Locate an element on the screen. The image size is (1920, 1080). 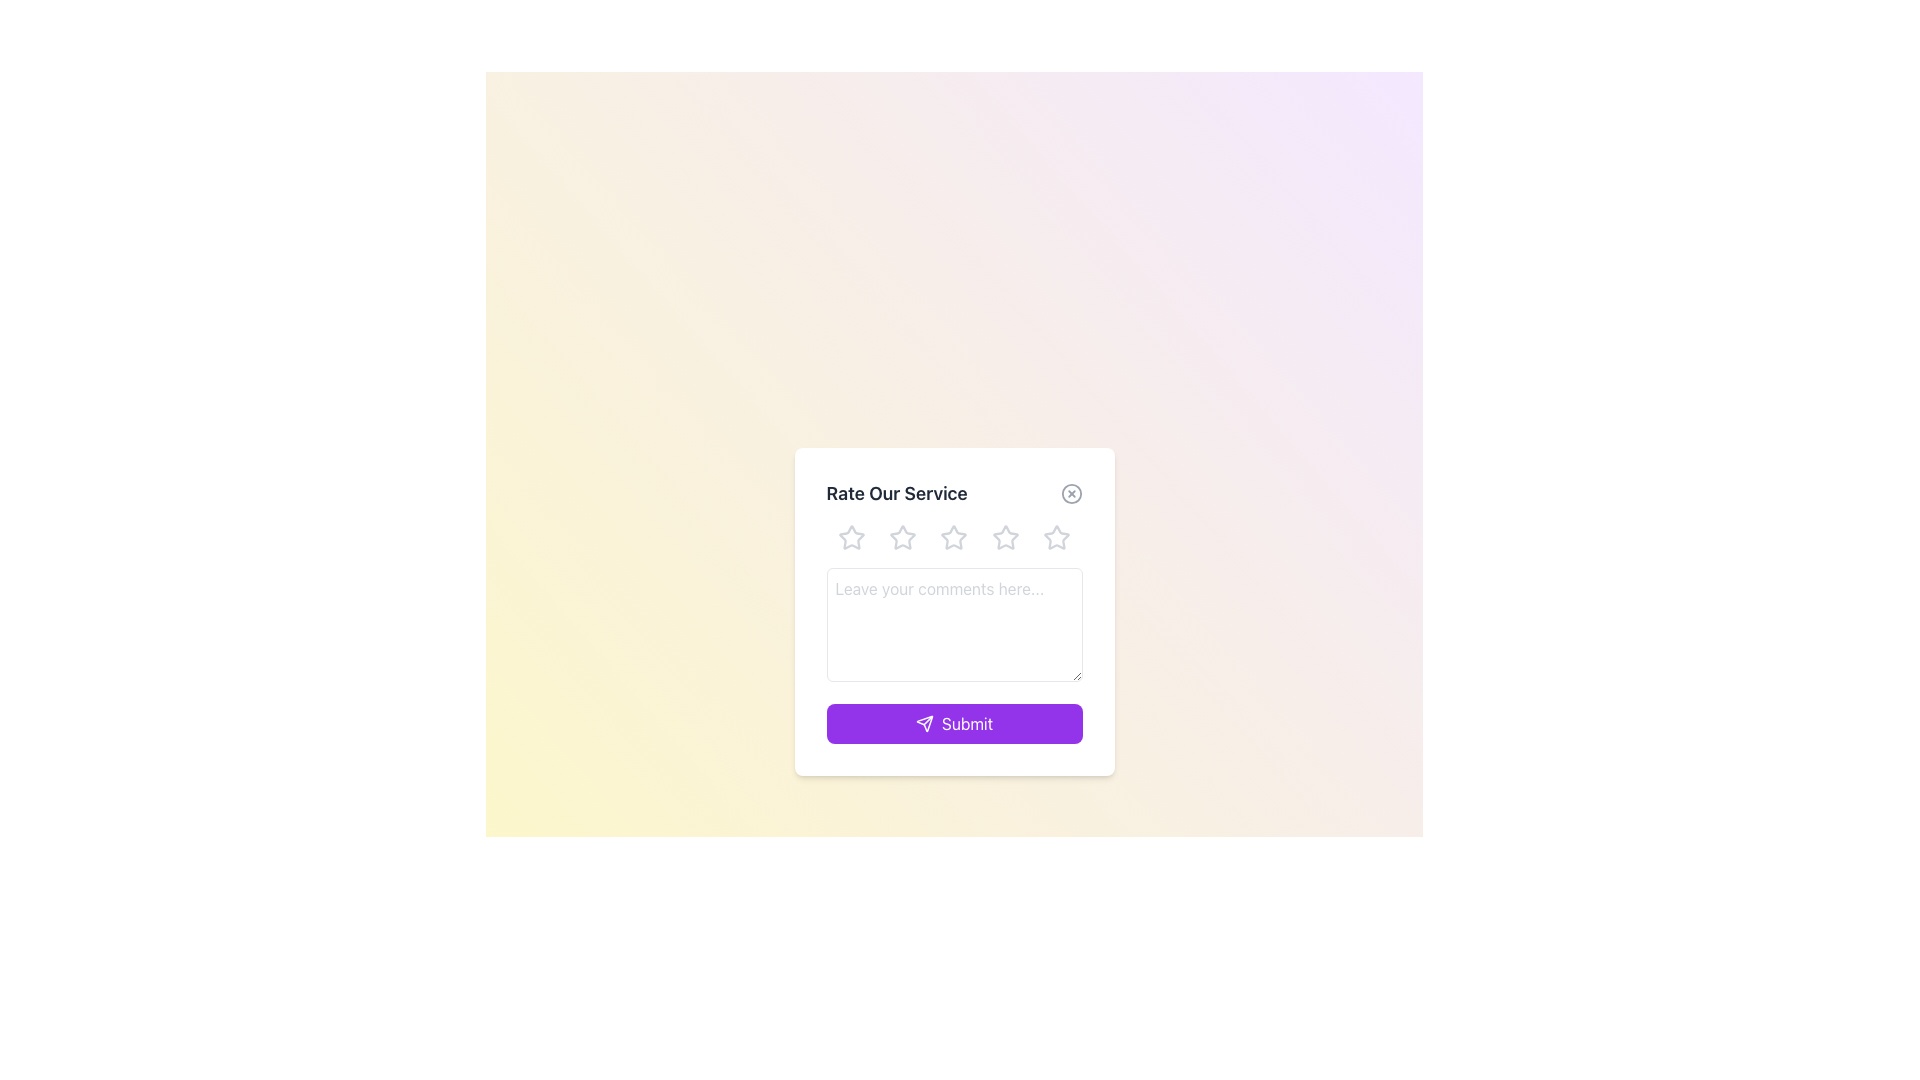
the circular close icon located in the top-right corner of the modal, which is part of an SVG element is located at coordinates (1070, 493).